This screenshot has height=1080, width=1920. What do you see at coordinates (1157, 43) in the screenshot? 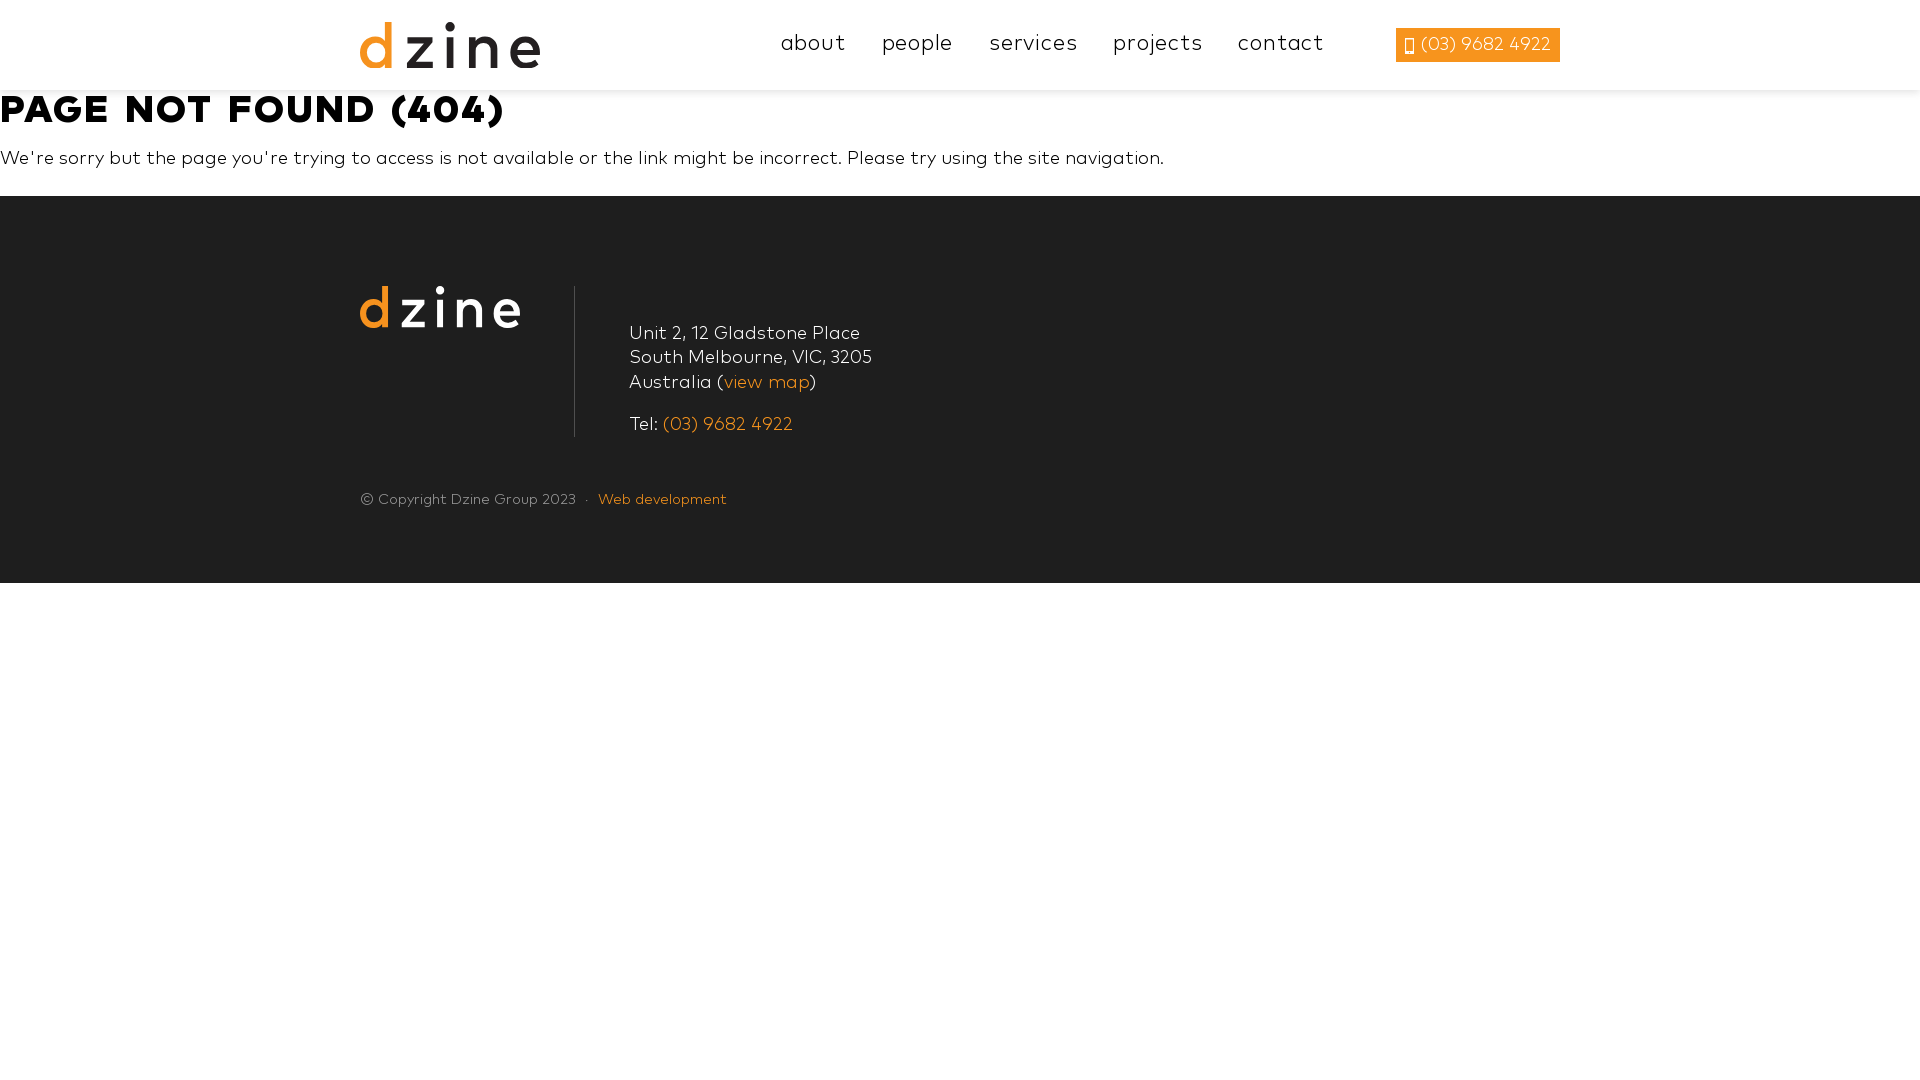
I see `'projects'` at bounding box center [1157, 43].